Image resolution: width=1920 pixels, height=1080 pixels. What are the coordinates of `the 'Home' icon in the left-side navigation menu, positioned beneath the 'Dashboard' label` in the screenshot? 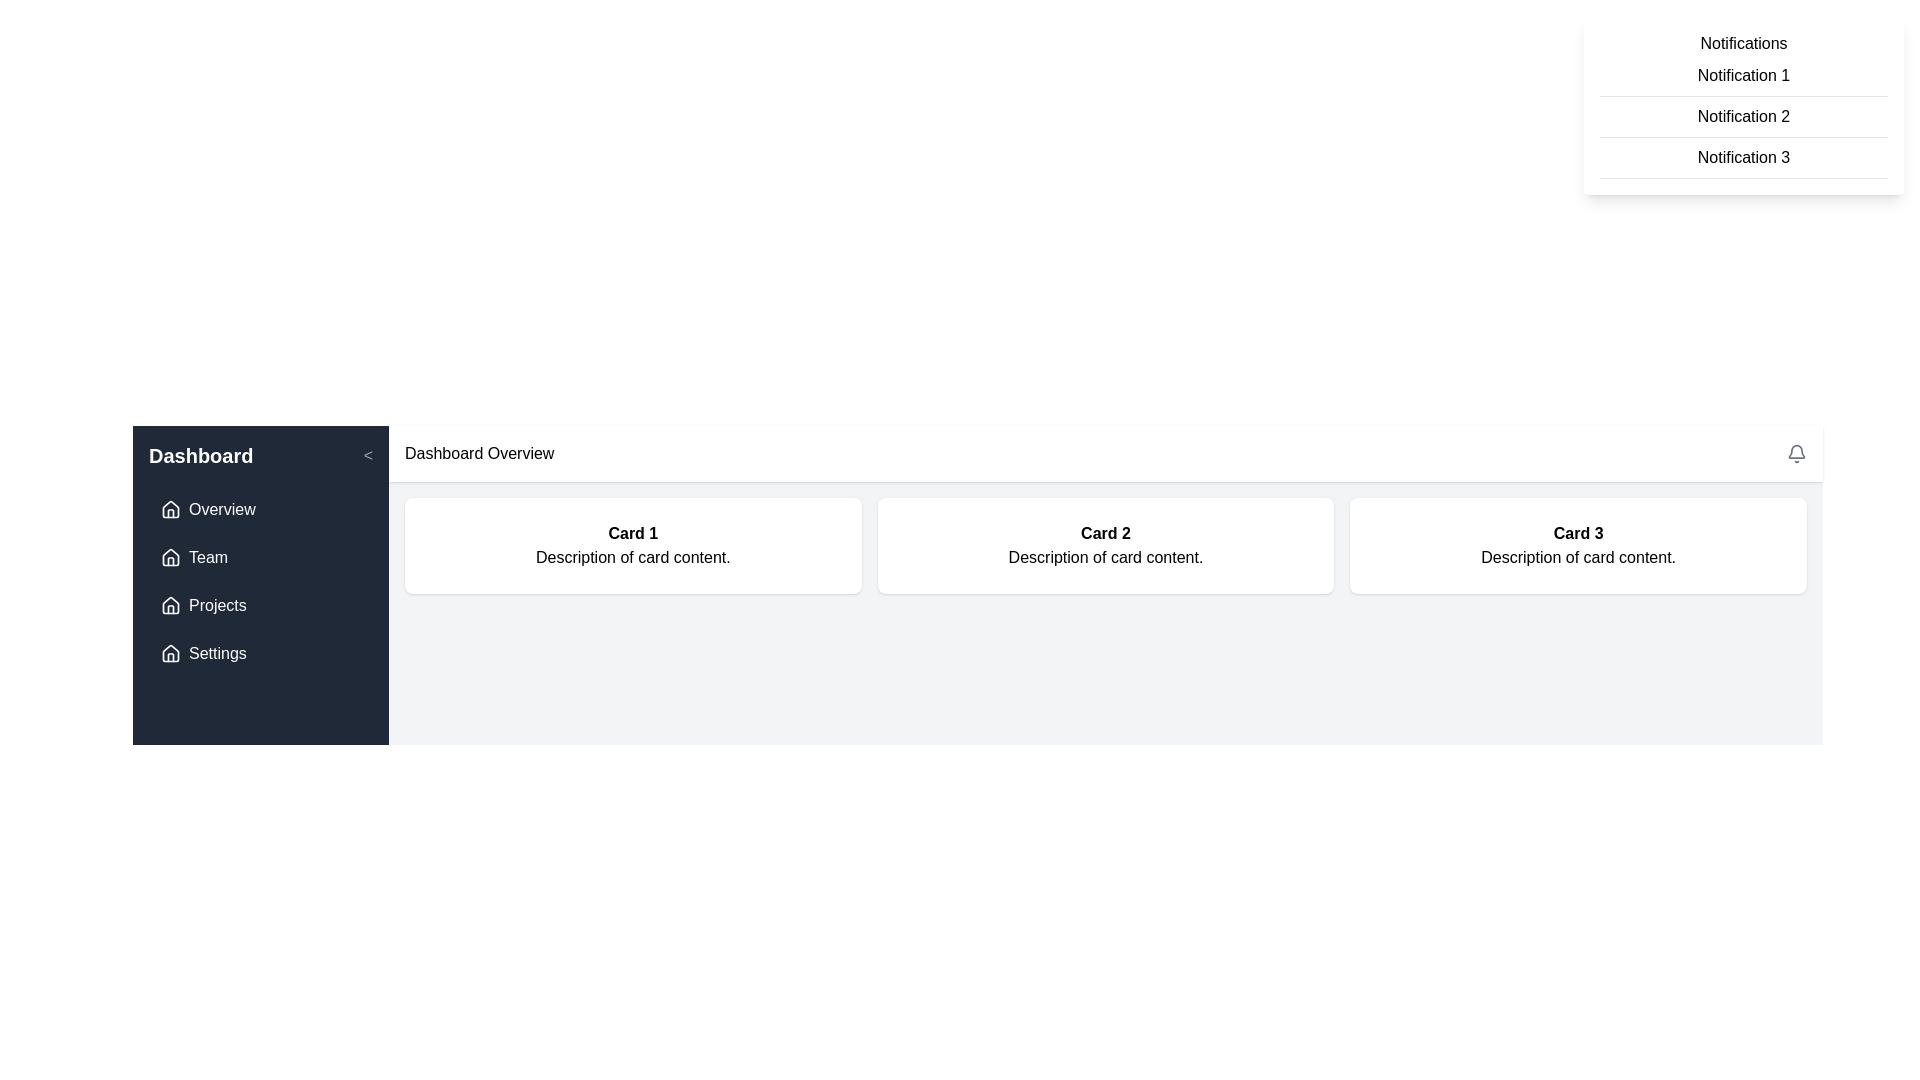 It's located at (171, 556).